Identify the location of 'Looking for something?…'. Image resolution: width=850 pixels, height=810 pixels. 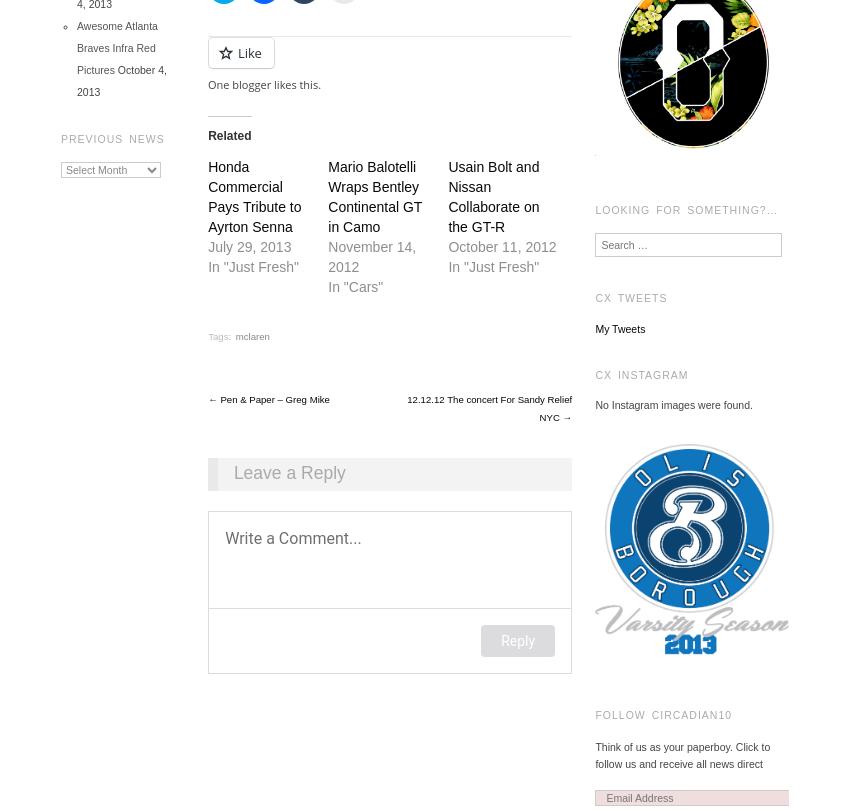
(685, 209).